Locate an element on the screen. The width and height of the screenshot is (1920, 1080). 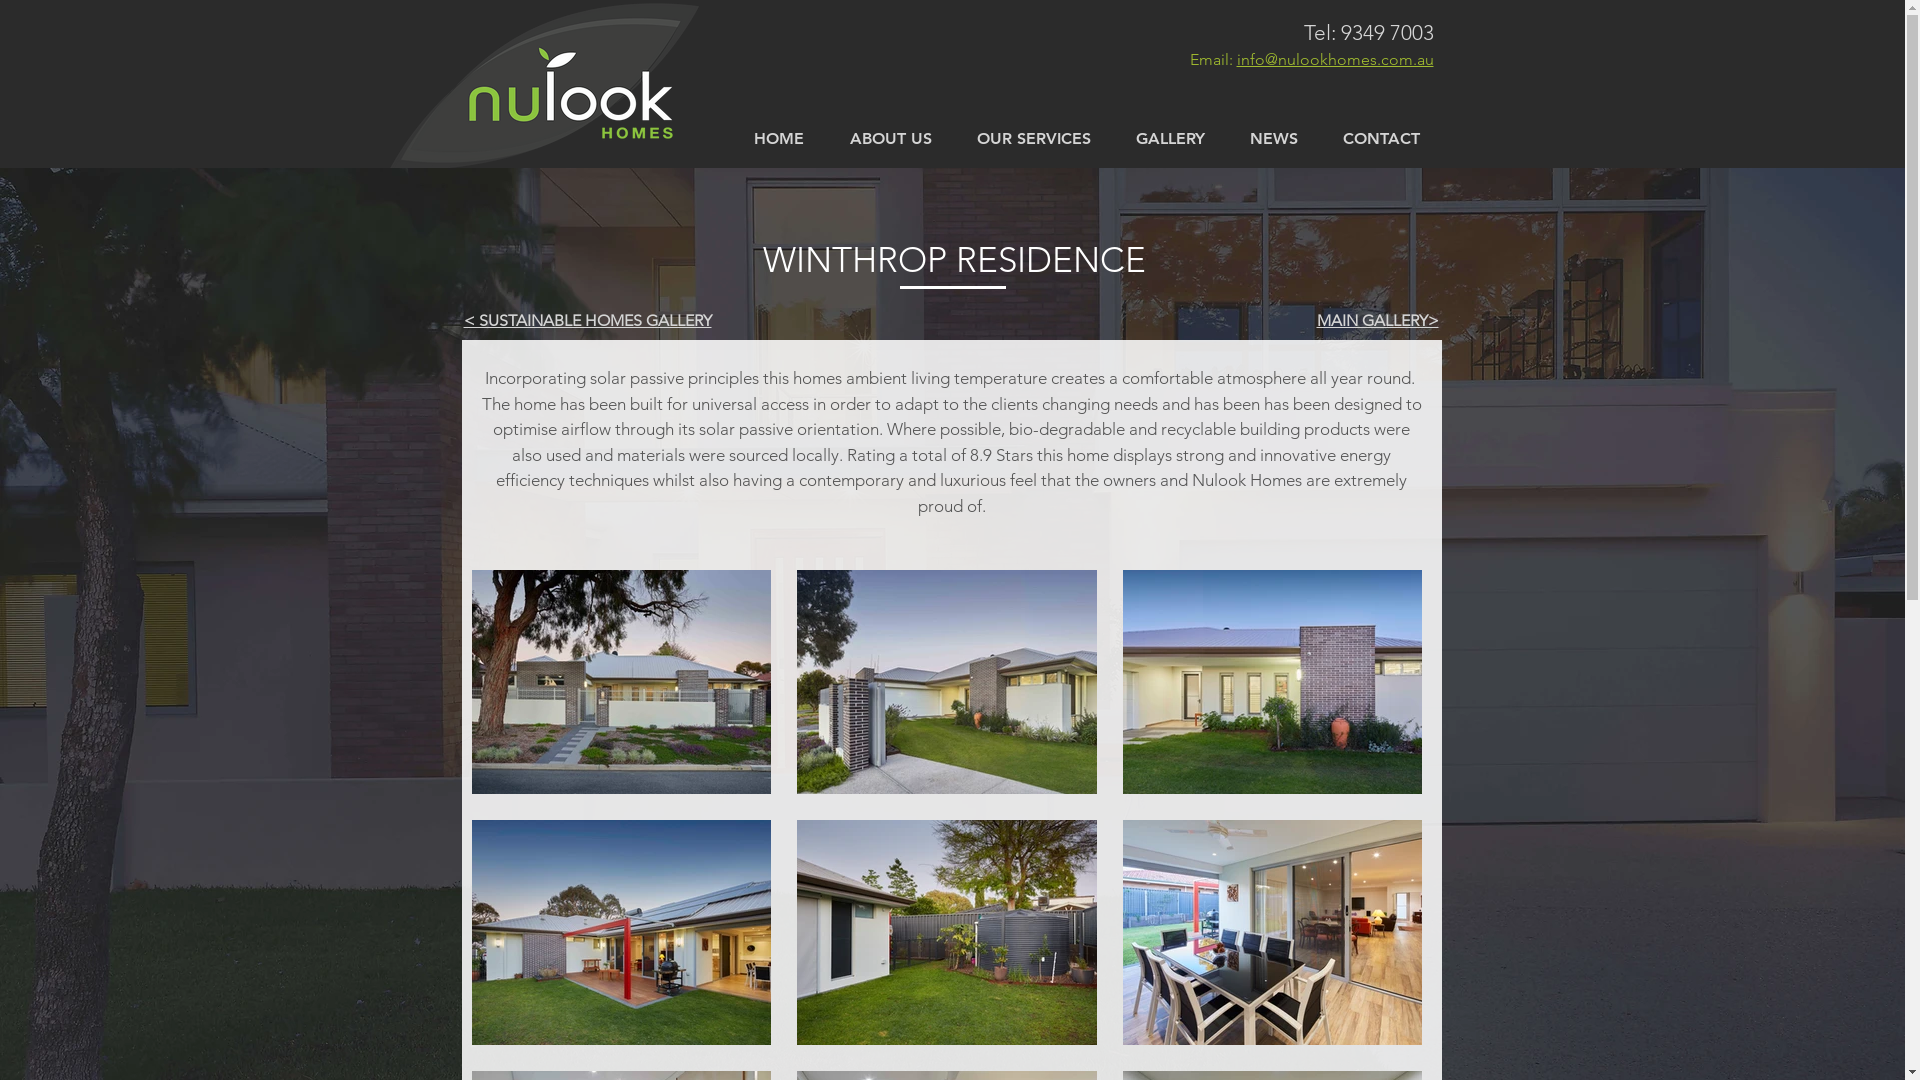
'GALLERY' is located at coordinates (1171, 137).